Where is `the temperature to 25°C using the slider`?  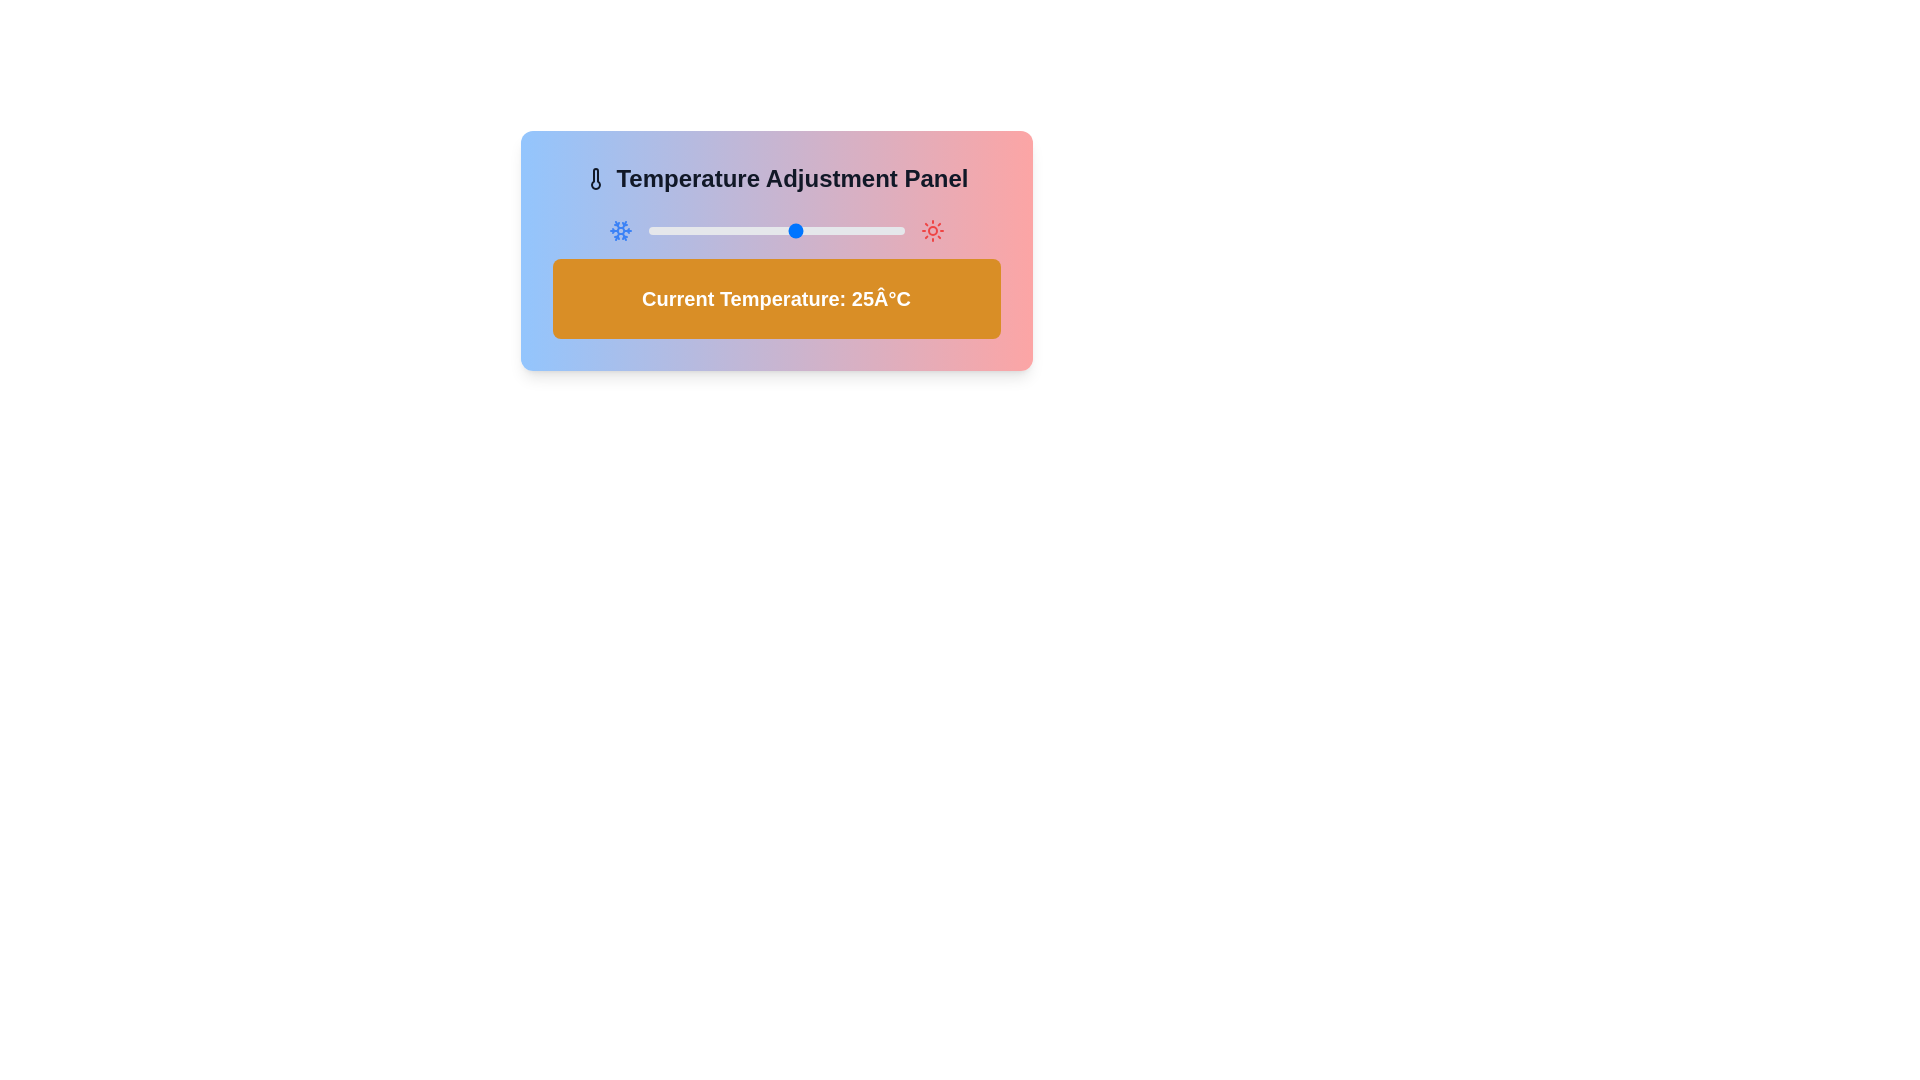 the temperature to 25°C using the slider is located at coordinates (796, 230).